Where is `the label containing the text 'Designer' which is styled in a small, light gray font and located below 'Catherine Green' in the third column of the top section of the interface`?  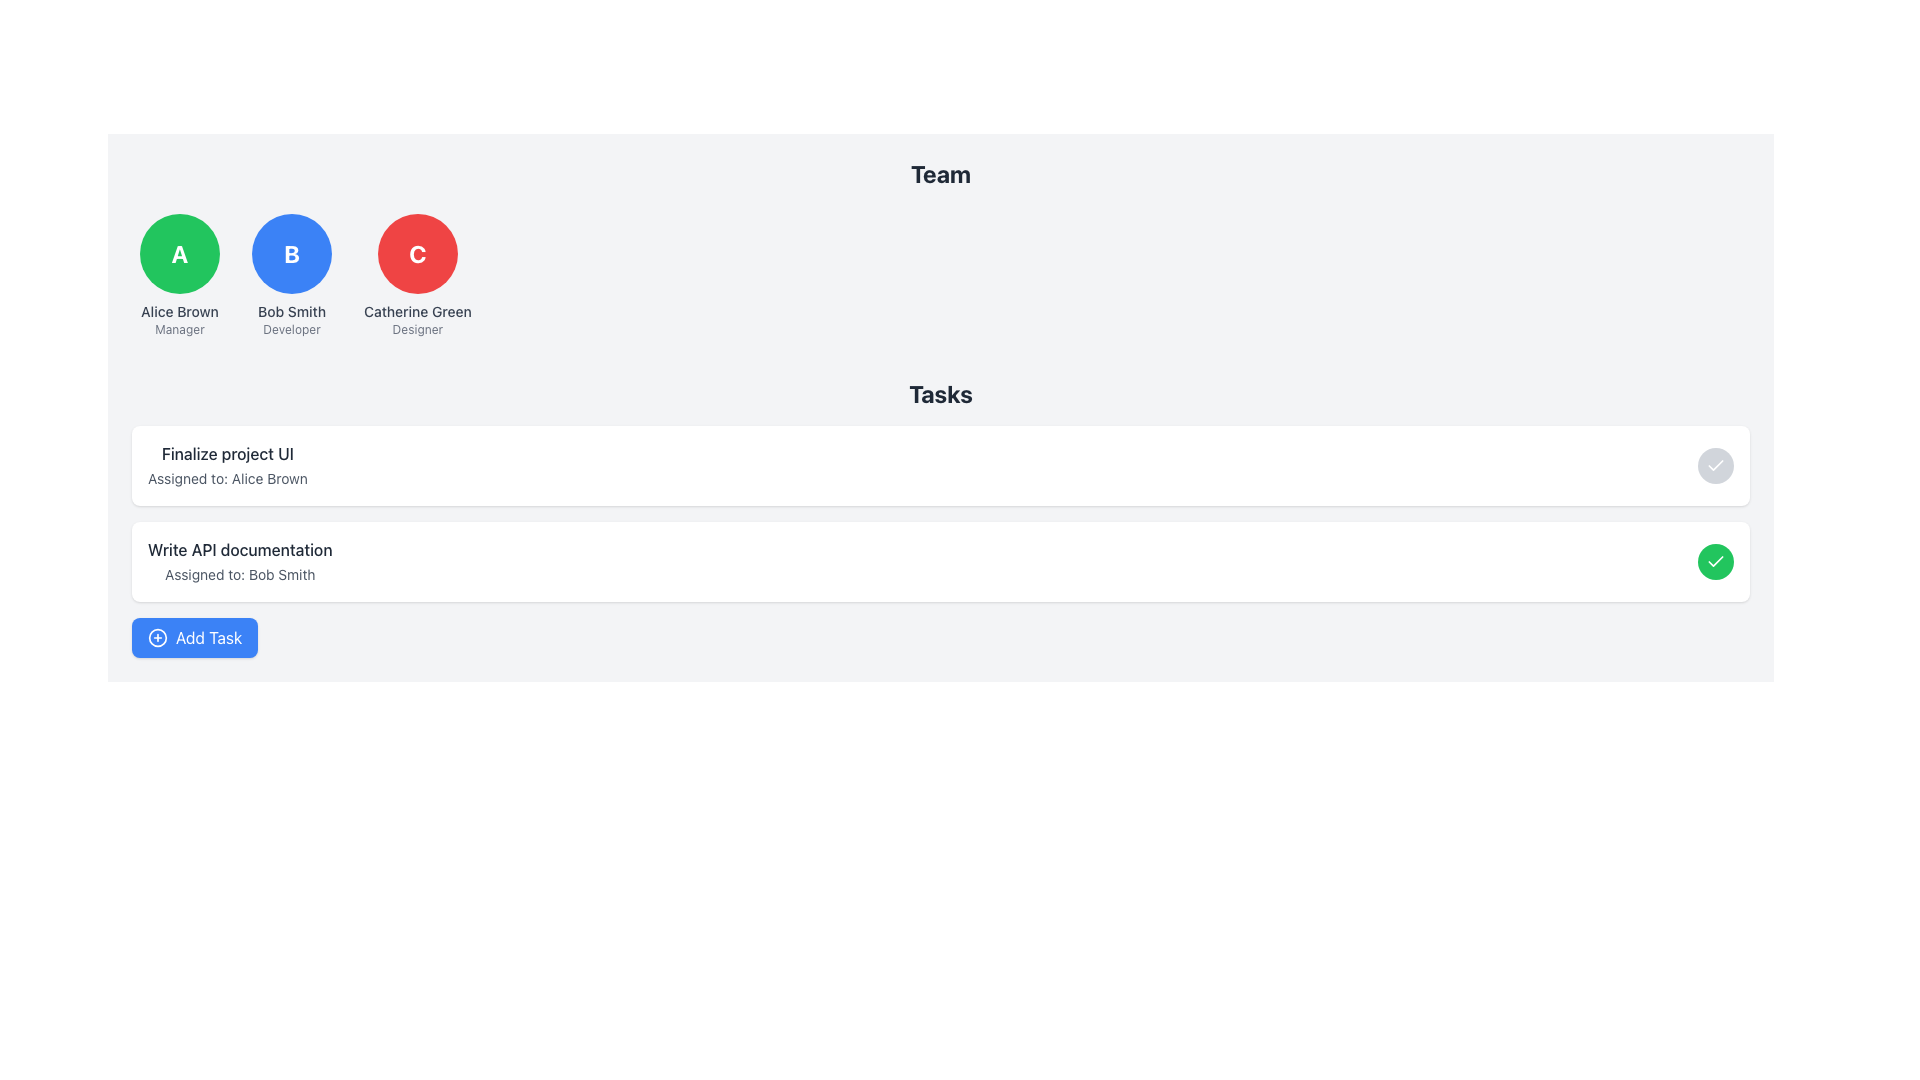
the label containing the text 'Designer' which is styled in a small, light gray font and located below 'Catherine Green' in the third column of the top section of the interface is located at coordinates (416, 329).